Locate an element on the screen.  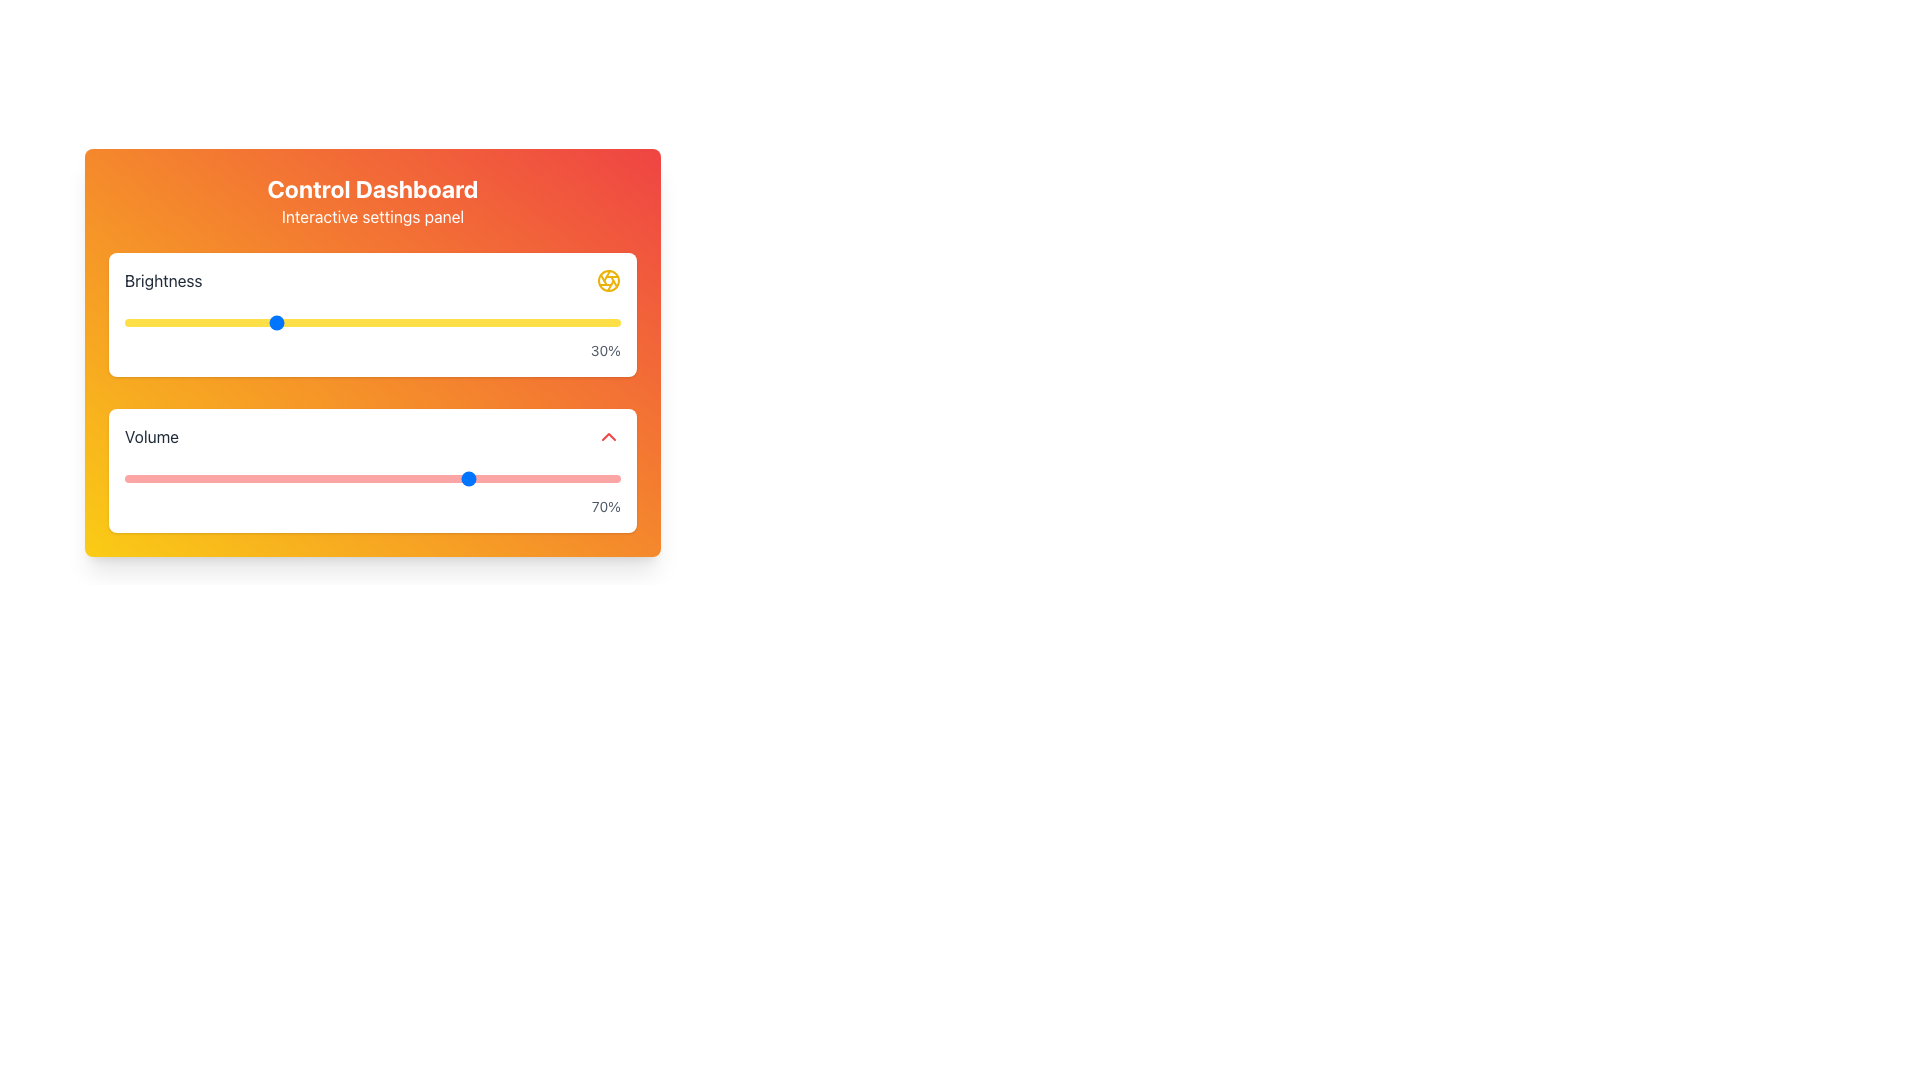
the volume is located at coordinates (209, 478).